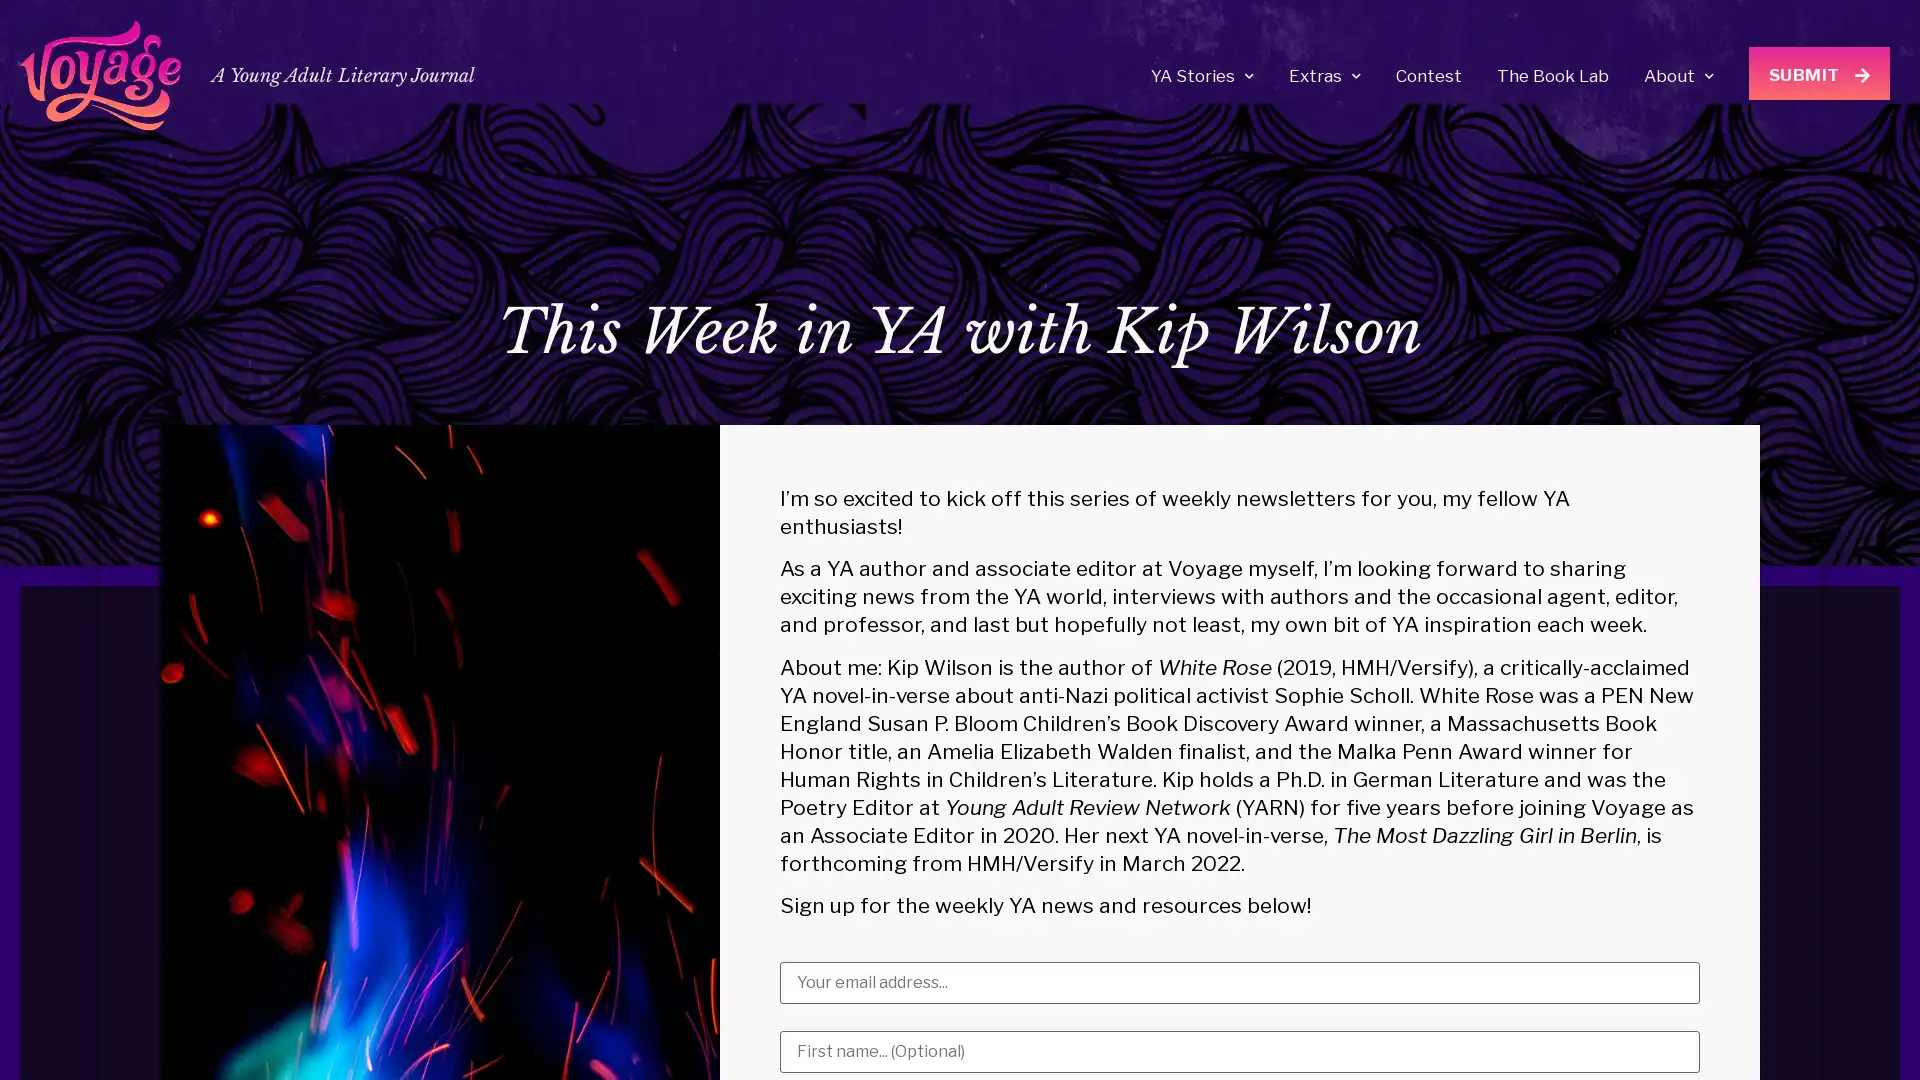  I want to click on SUBMIT, so click(1819, 72).